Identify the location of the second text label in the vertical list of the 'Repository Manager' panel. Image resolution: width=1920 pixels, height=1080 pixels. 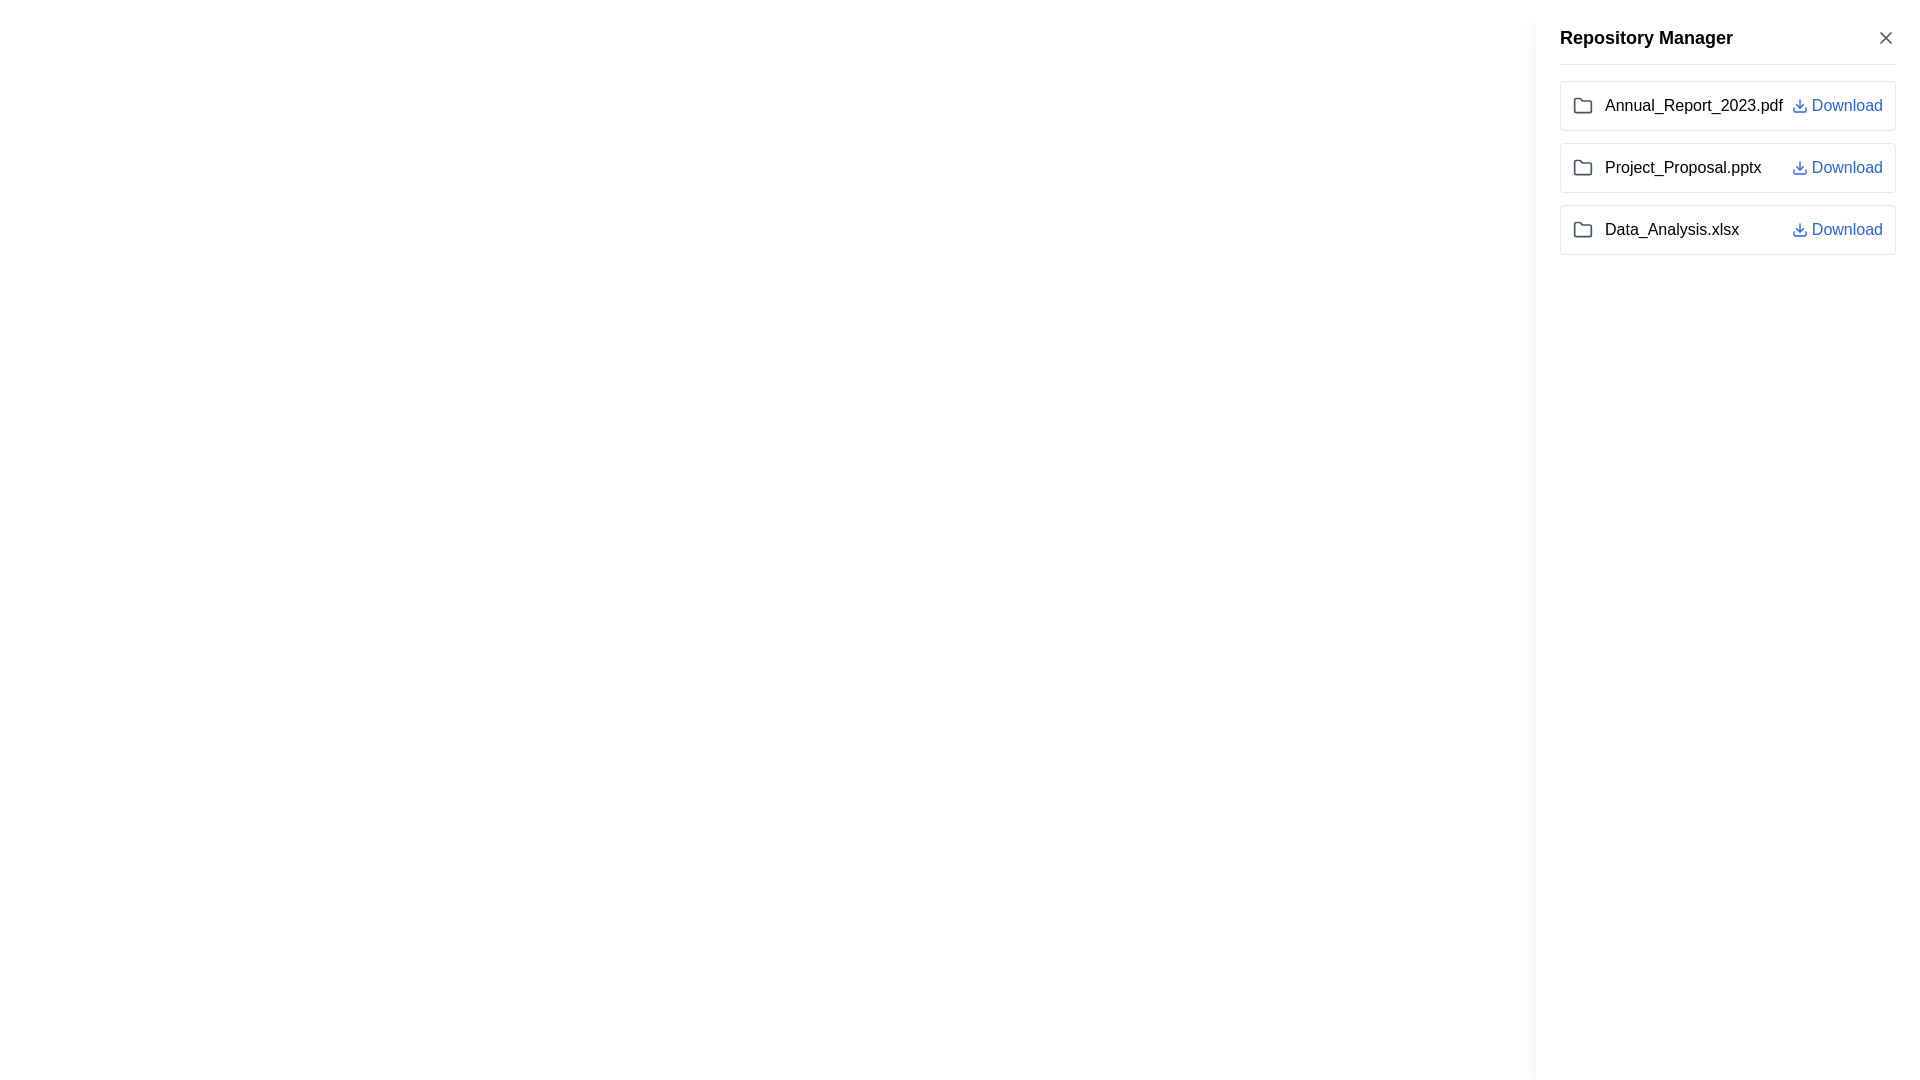
(1682, 167).